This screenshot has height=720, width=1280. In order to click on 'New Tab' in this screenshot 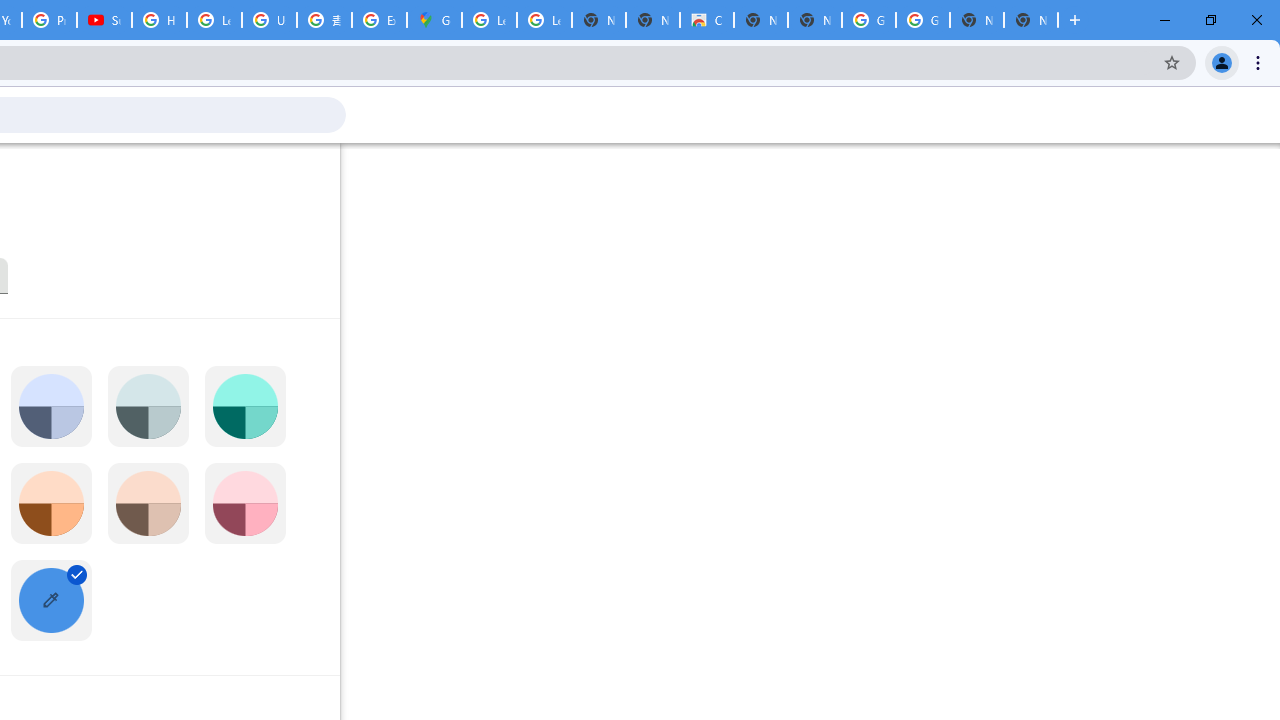, I will do `click(1031, 20)`.